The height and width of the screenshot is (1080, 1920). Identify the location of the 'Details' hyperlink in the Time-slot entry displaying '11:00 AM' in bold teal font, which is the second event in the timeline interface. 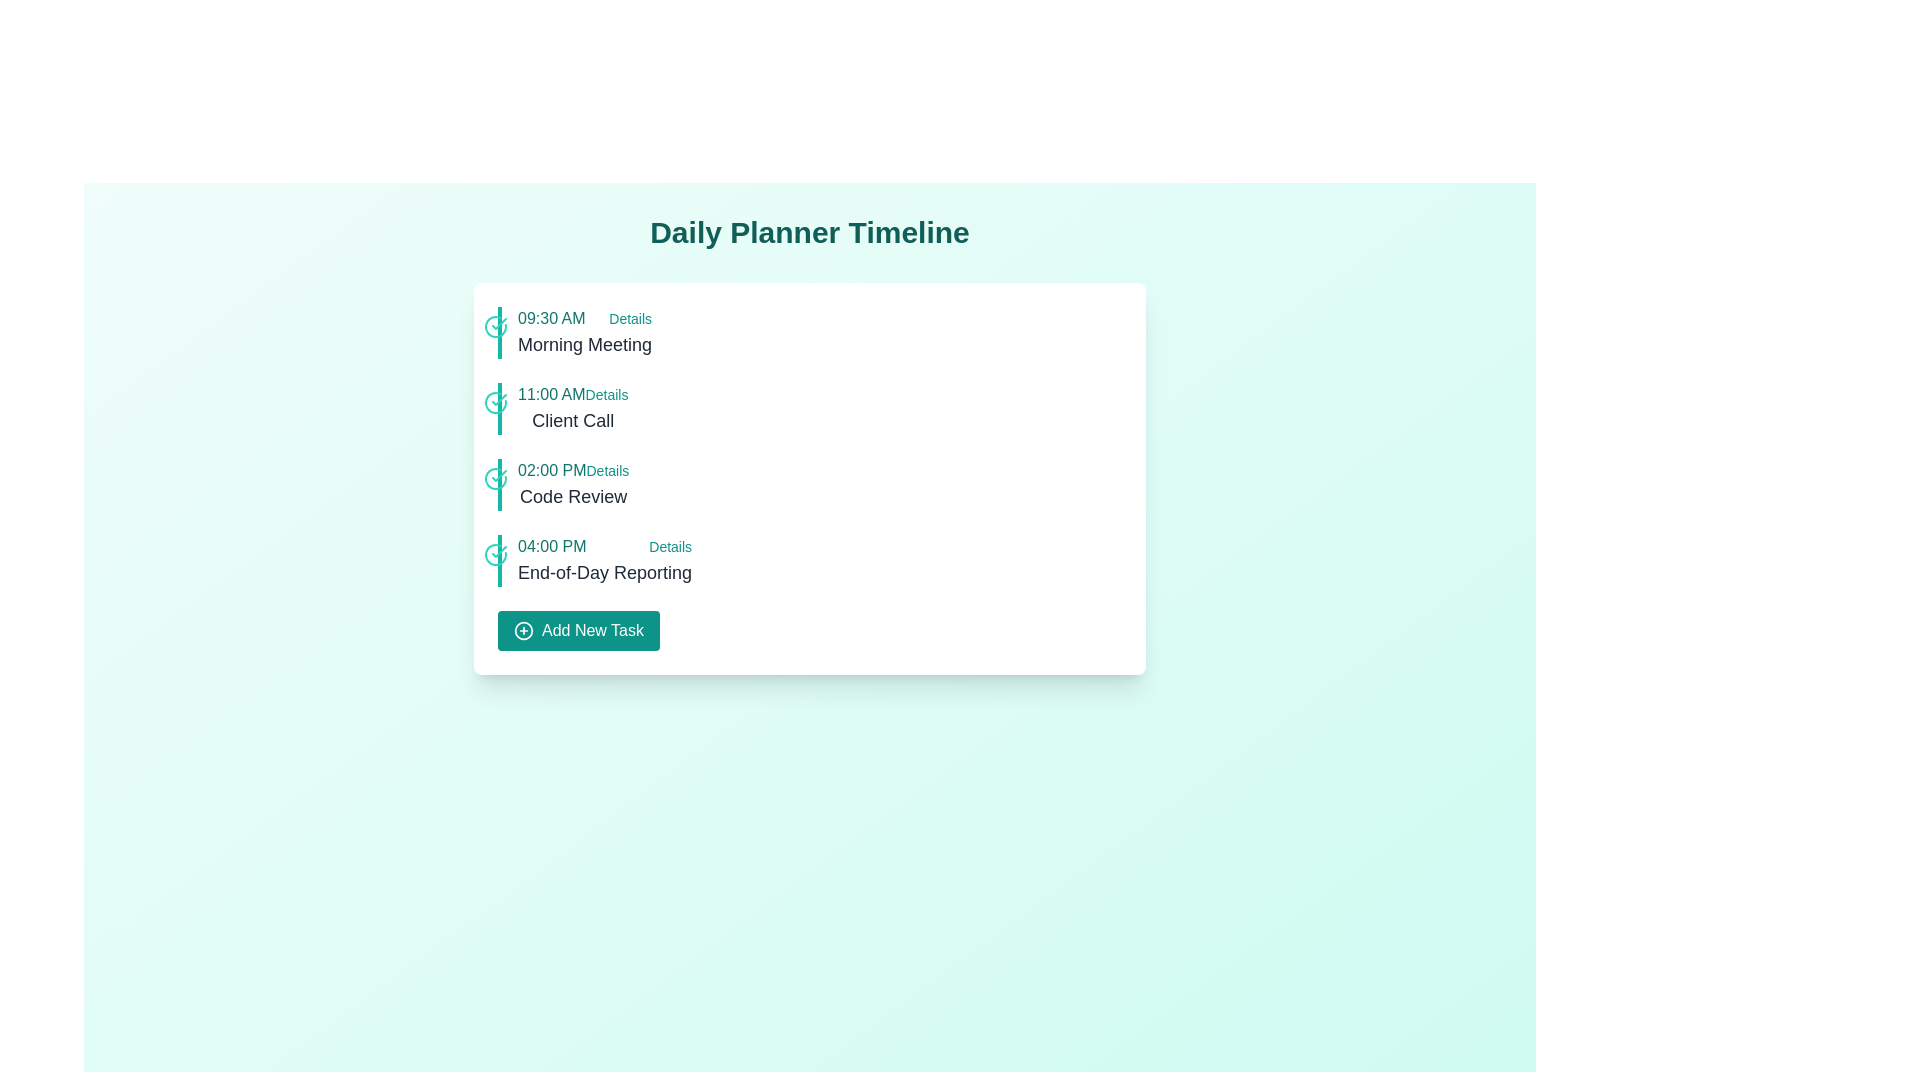
(572, 394).